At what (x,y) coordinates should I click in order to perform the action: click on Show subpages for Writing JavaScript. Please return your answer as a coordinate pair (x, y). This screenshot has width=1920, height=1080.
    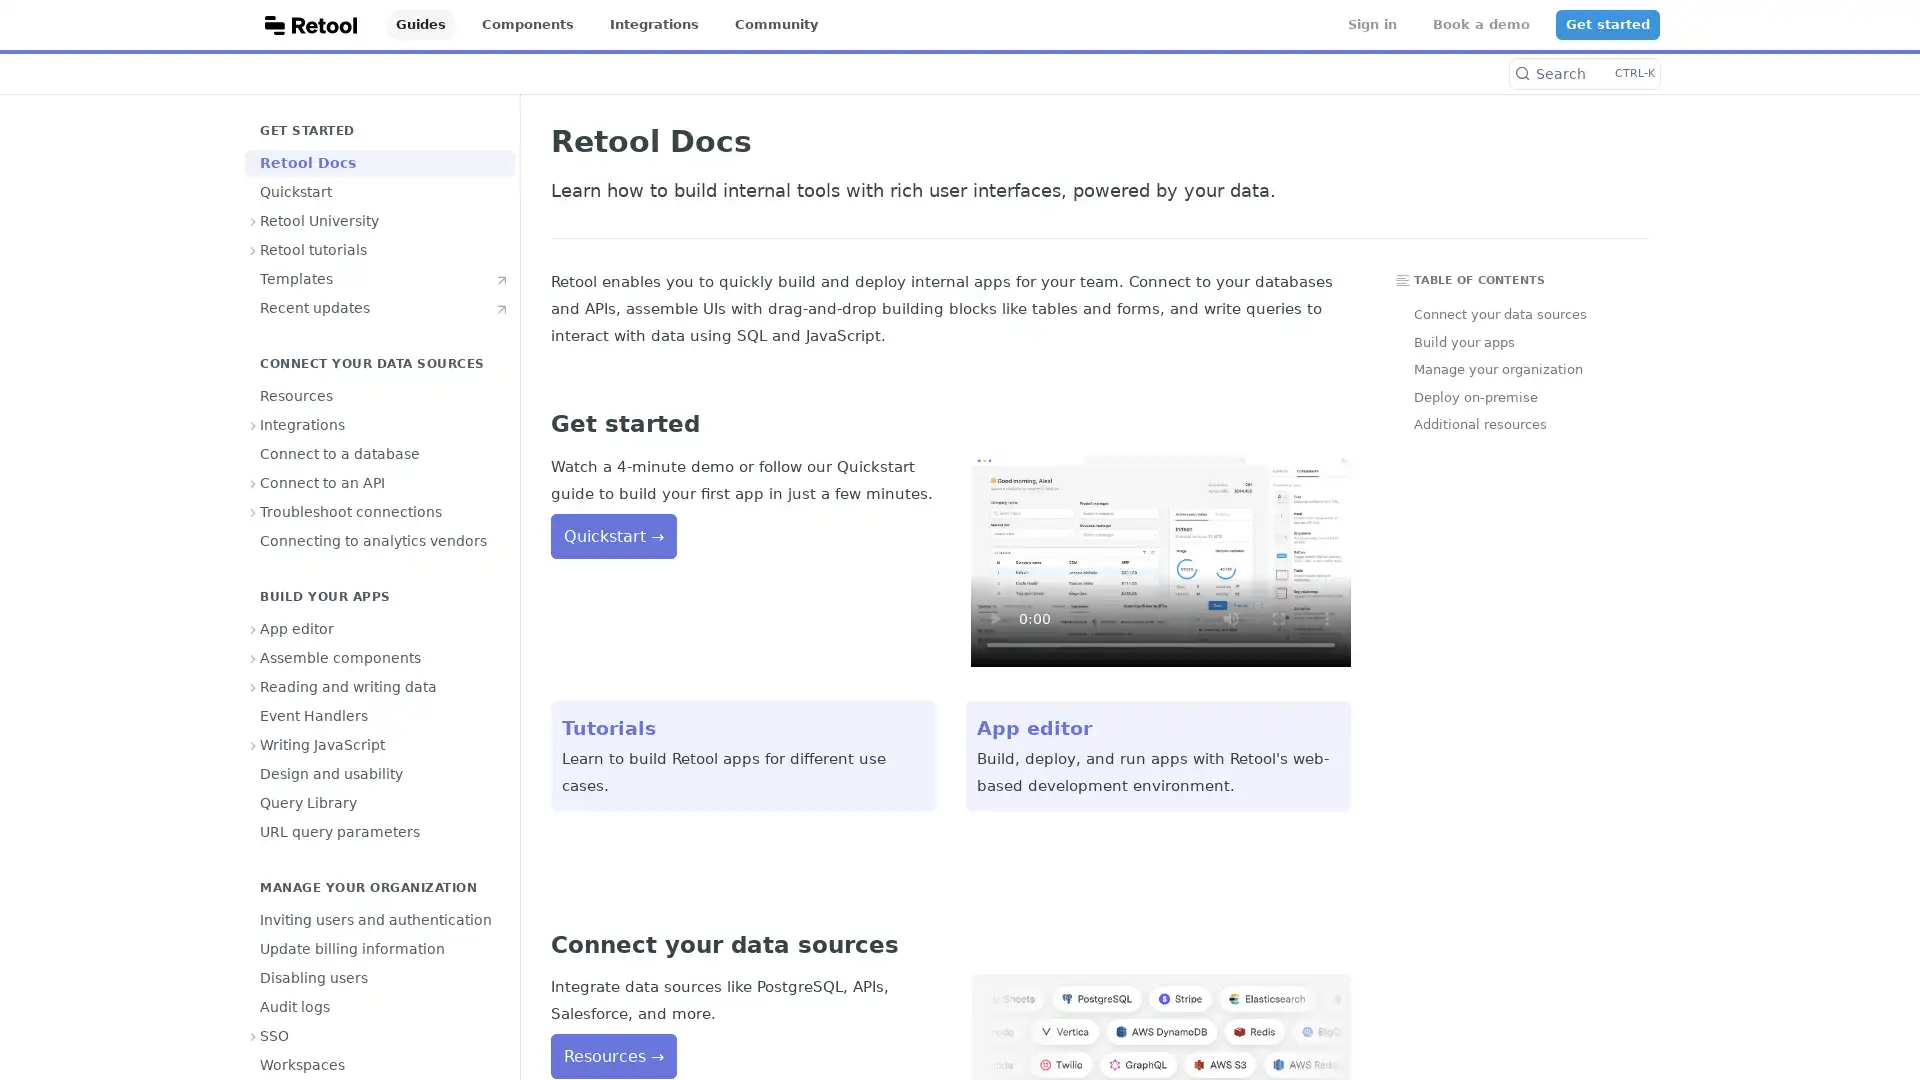
    Looking at the image, I should click on (253, 744).